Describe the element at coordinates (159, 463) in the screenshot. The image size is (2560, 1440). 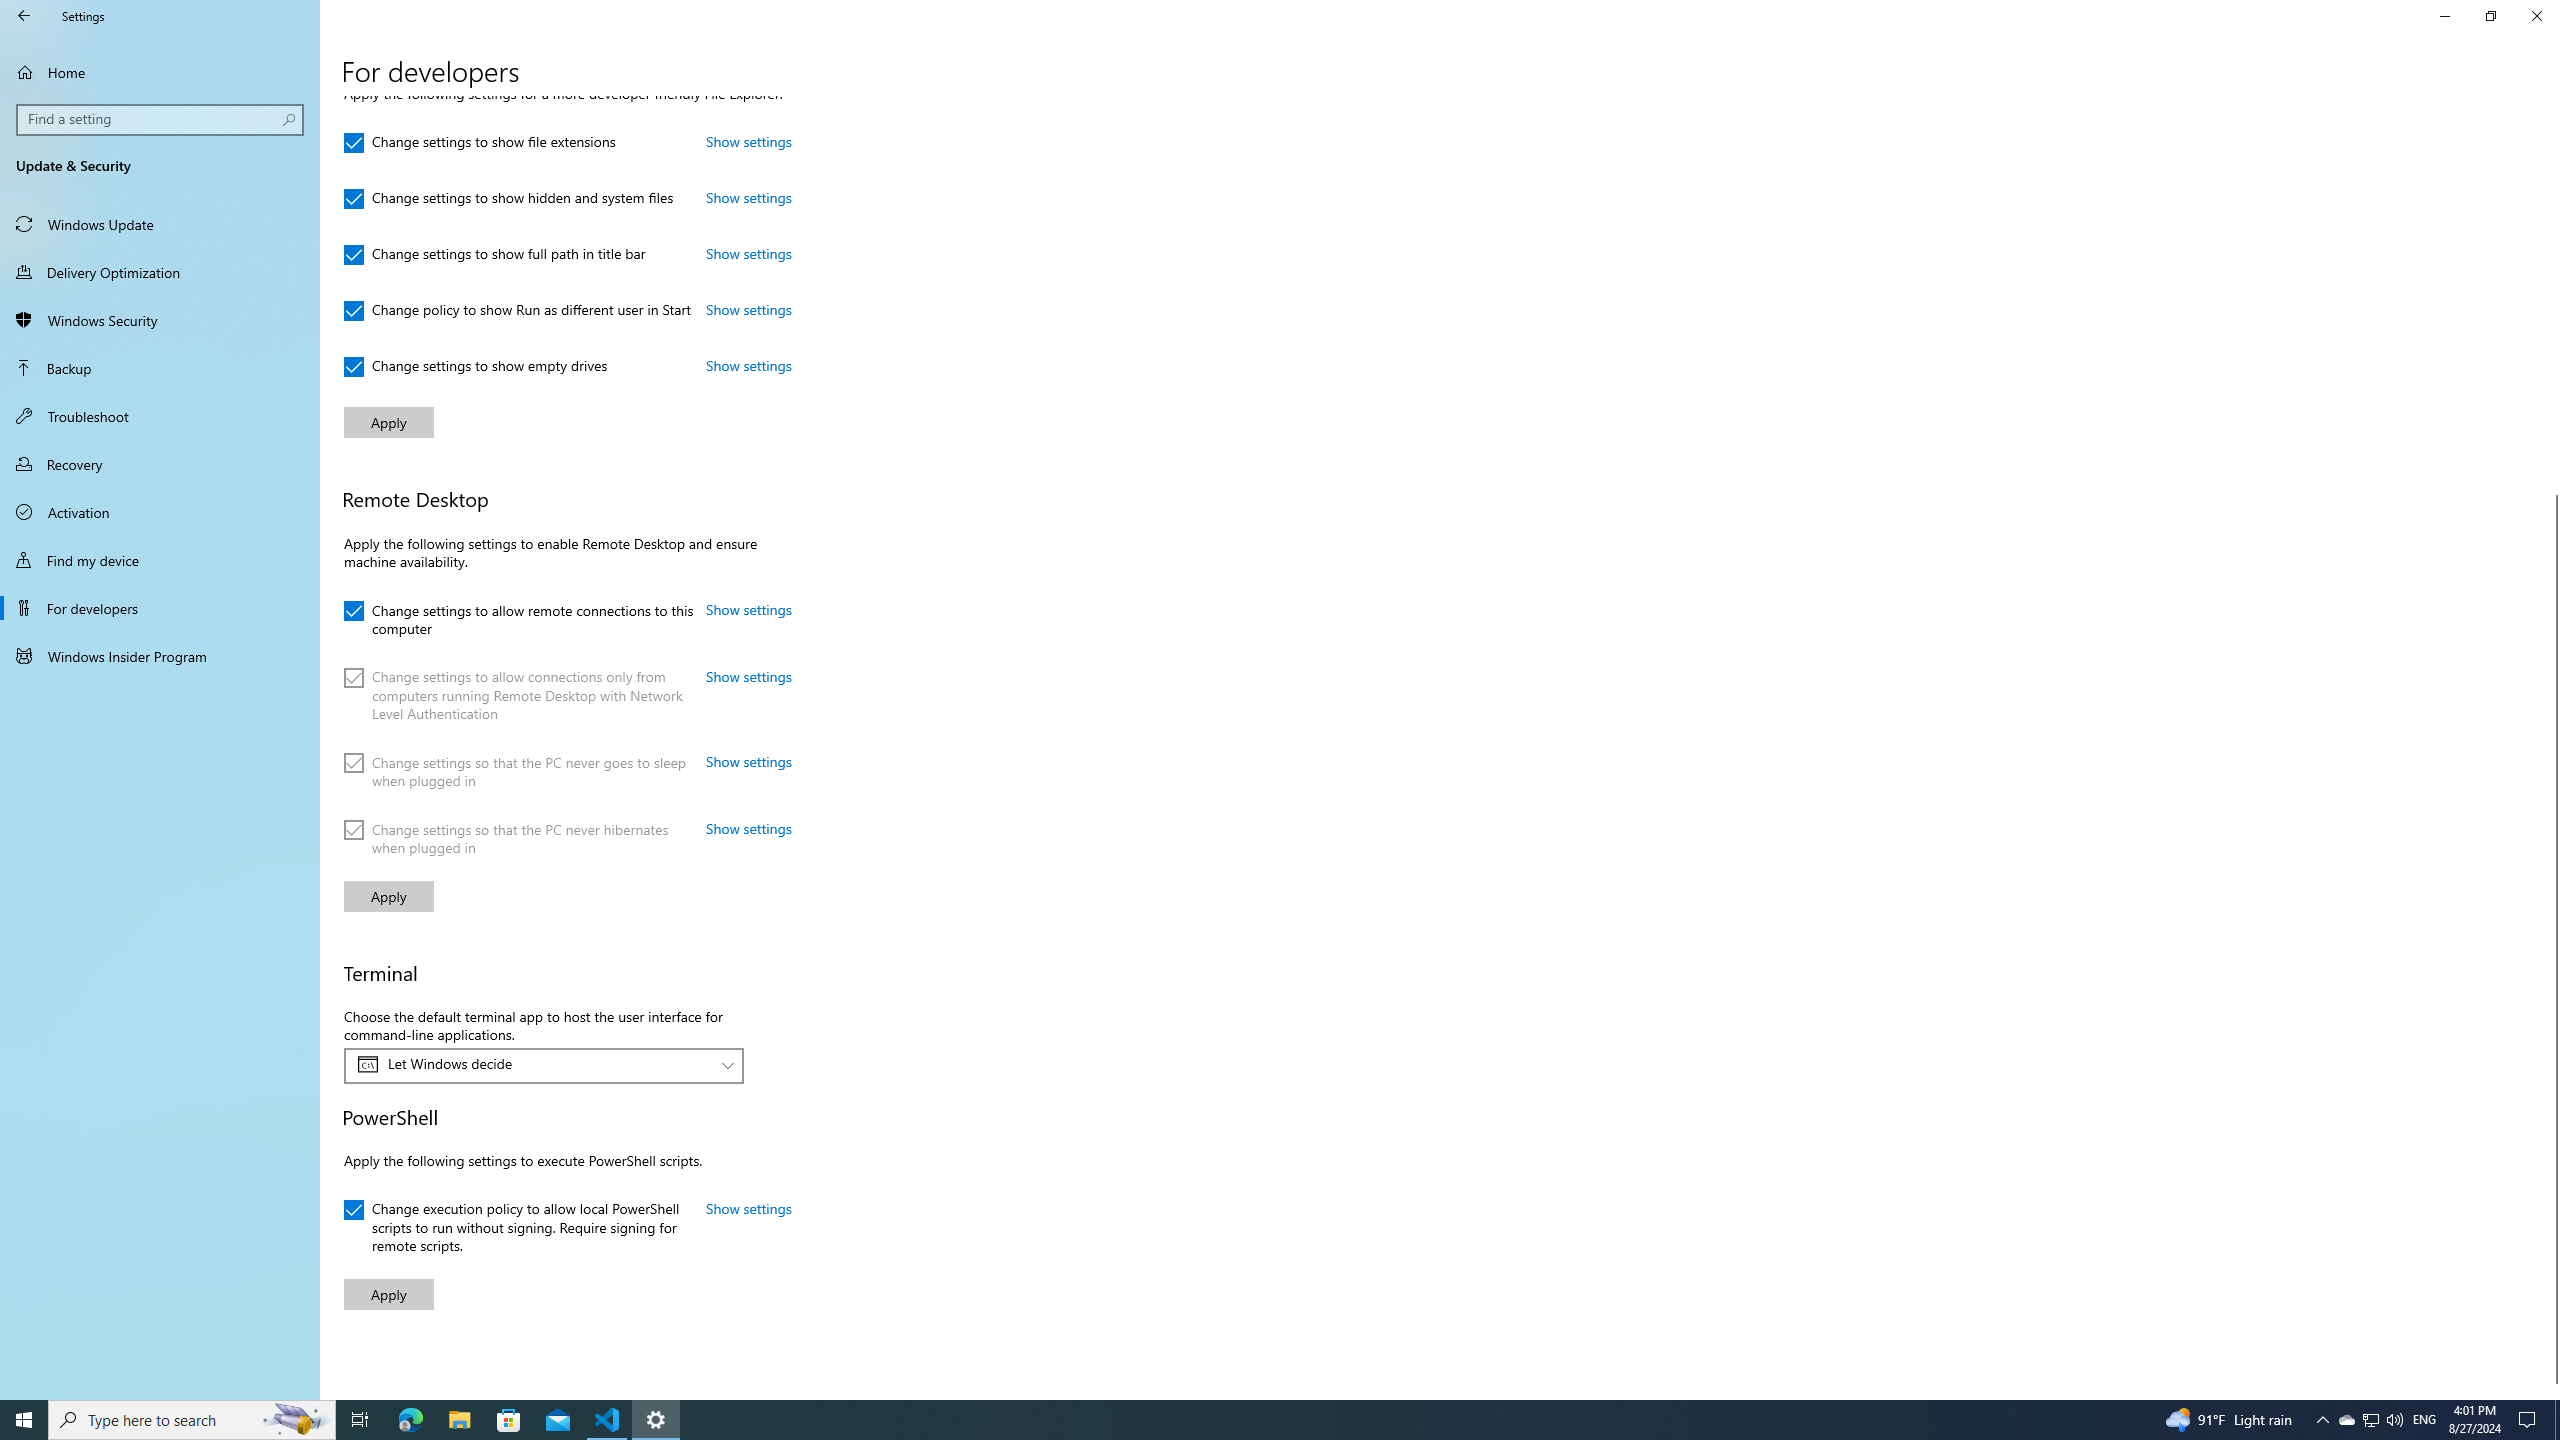
I see `'Recovery'` at that location.